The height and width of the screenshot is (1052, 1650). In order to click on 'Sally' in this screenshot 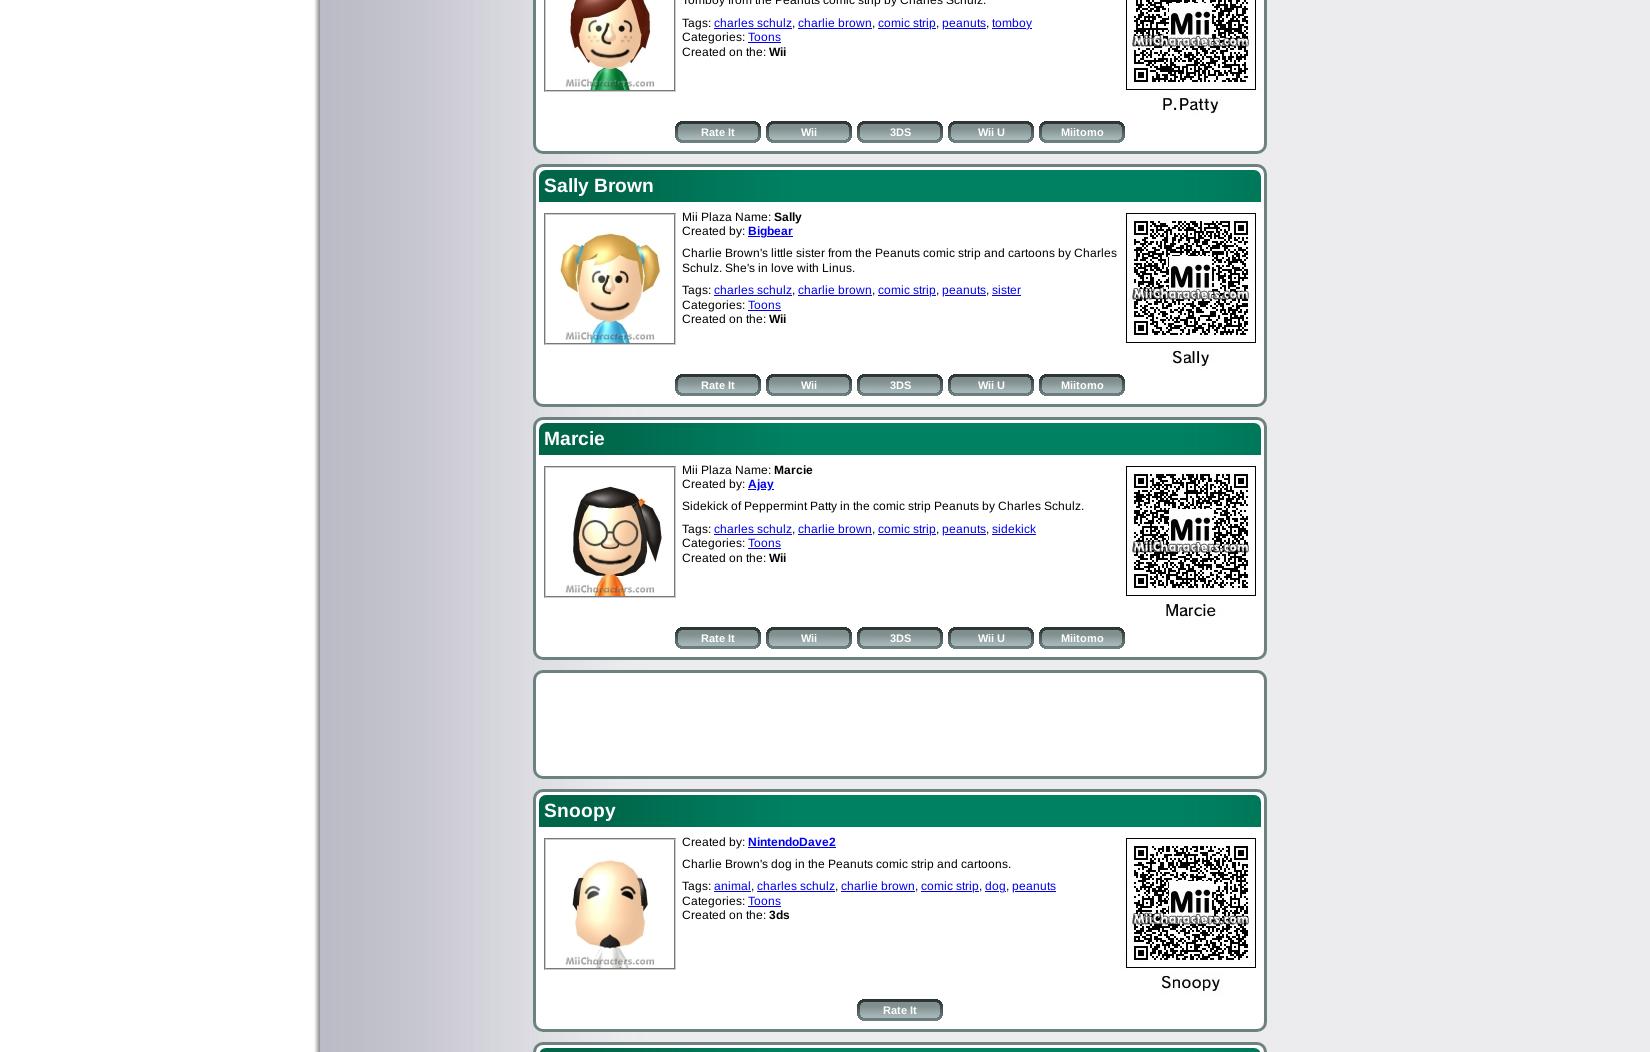, I will do `click(773, 215)`.